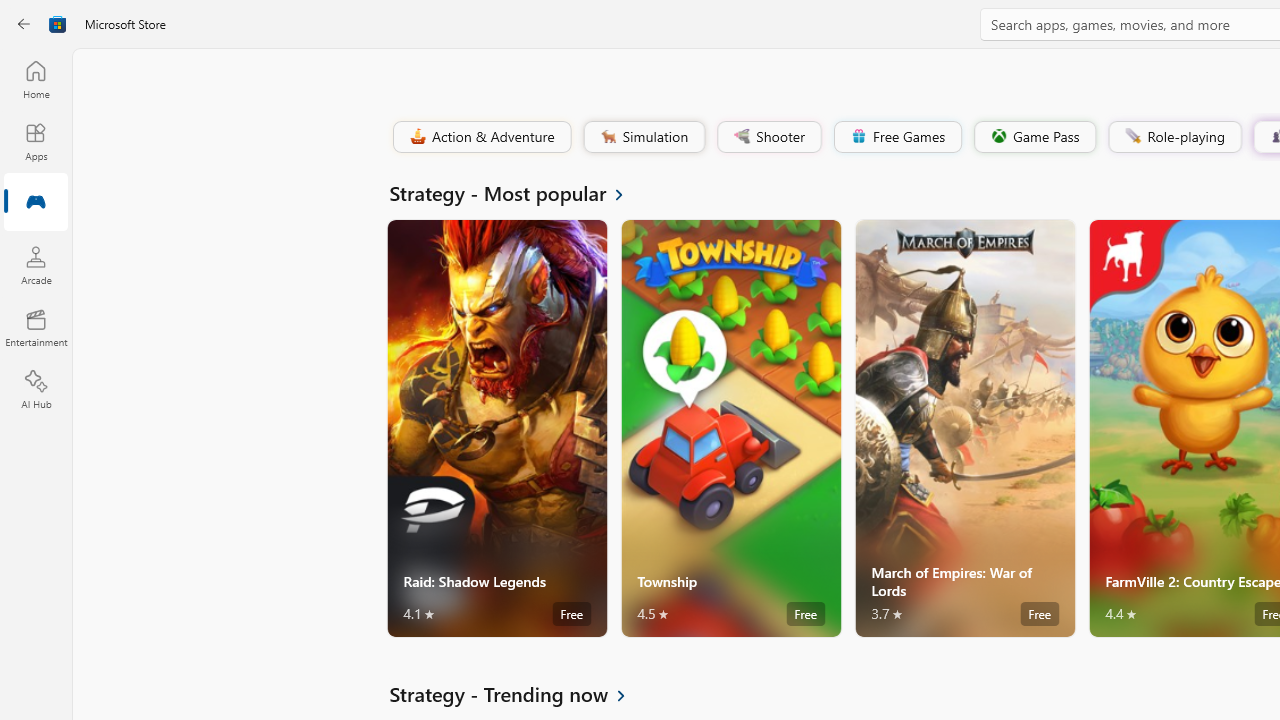 The image size is (1280, 720). What do you see at coordinates (35, 140) in the screenshot?
I see `'Apps'` at bounding box center [35, 140].